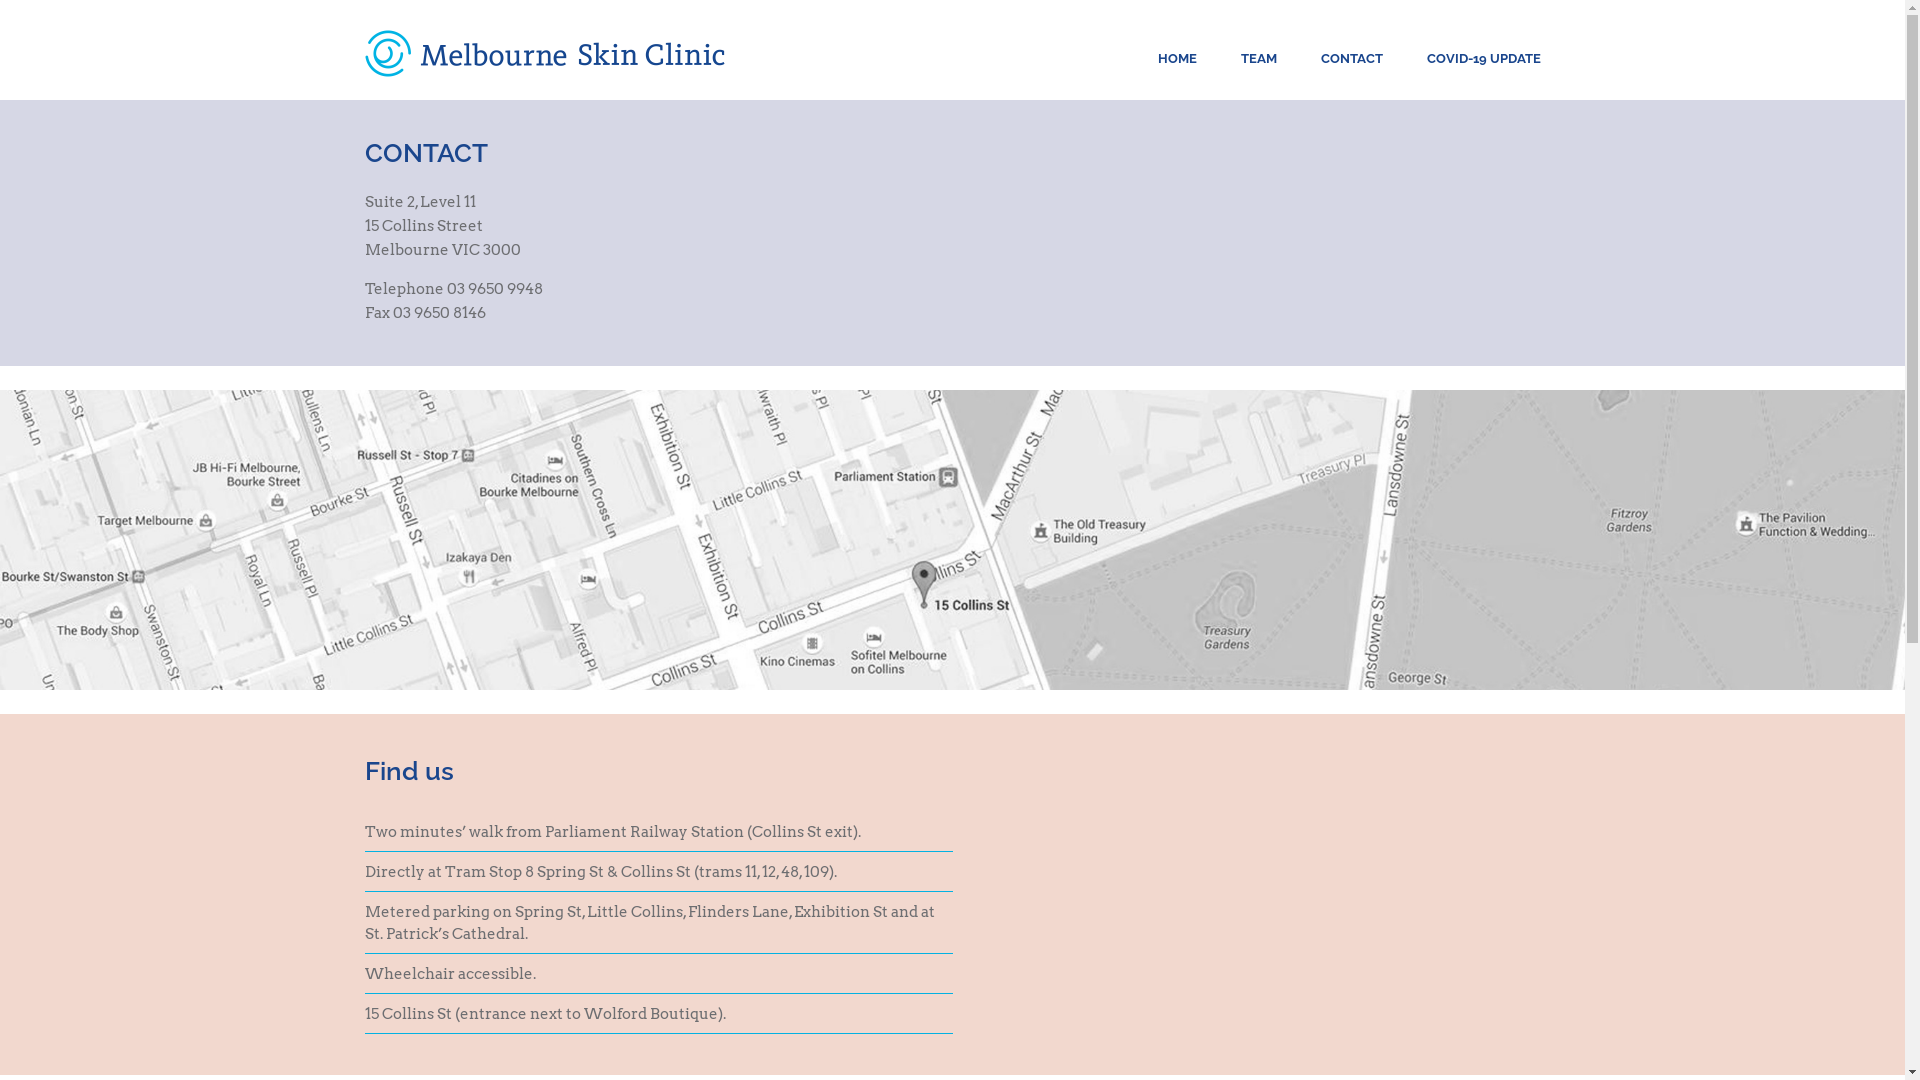  Describe the element at coordinates (1320, 57) in the screenshot. I see `'CONTACT'` at that location.